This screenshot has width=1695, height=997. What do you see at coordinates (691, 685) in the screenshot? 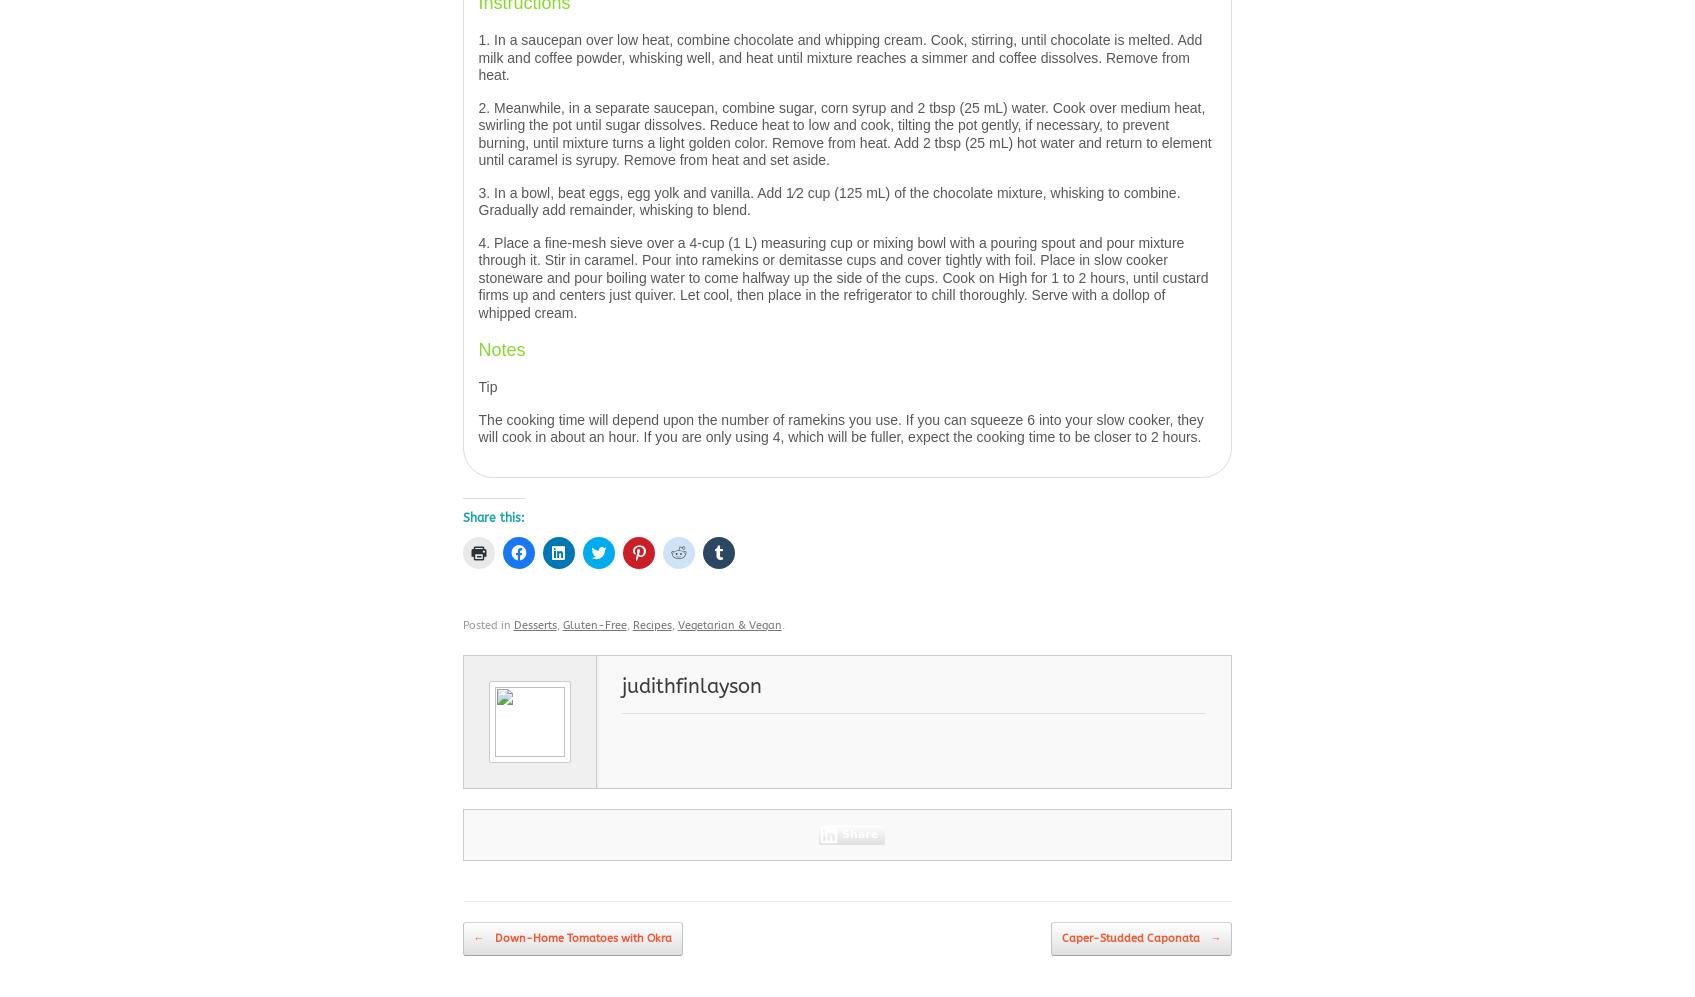
I see `'judithfinlayson'` at bounding box center [691, 685].